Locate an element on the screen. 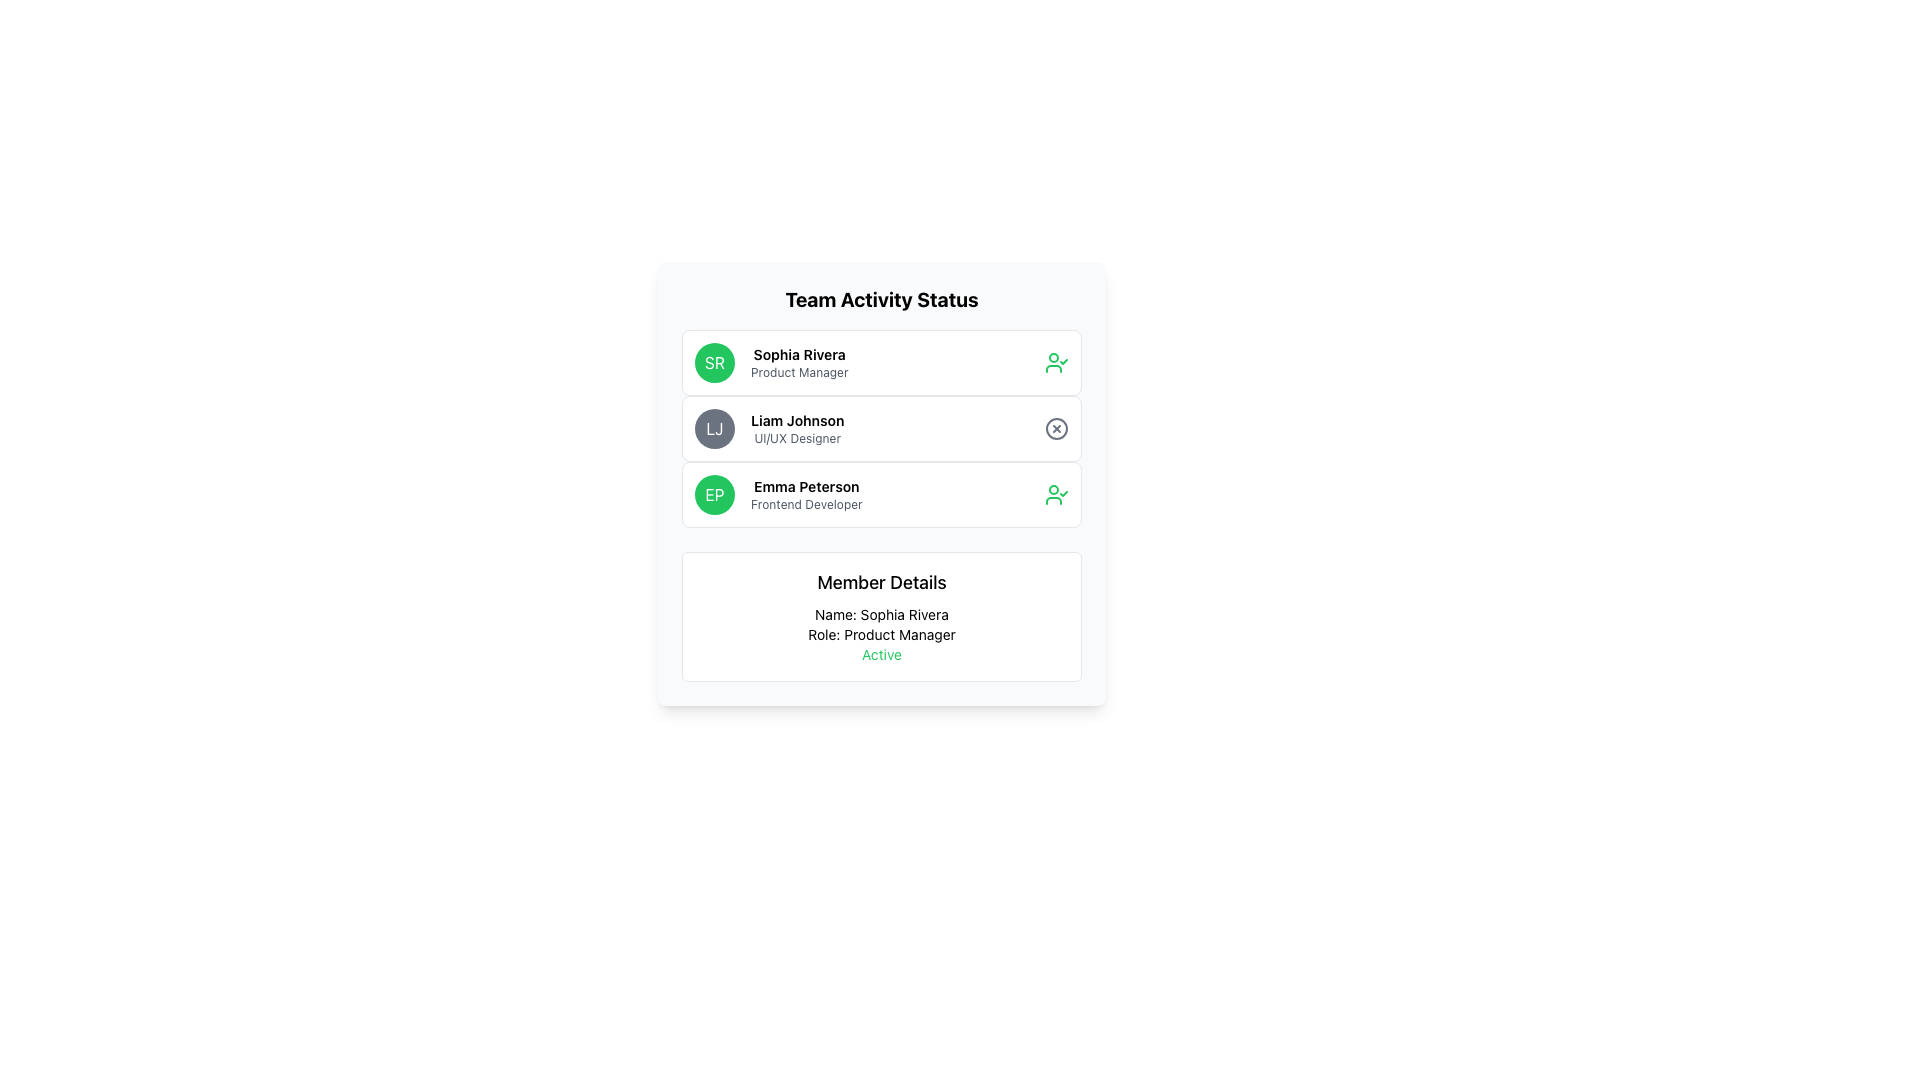  the avatar representing the user 'Sophia Rivera', which is the leftmost item in the first row of a vertically stacked list is located at coordinates (715, 362).